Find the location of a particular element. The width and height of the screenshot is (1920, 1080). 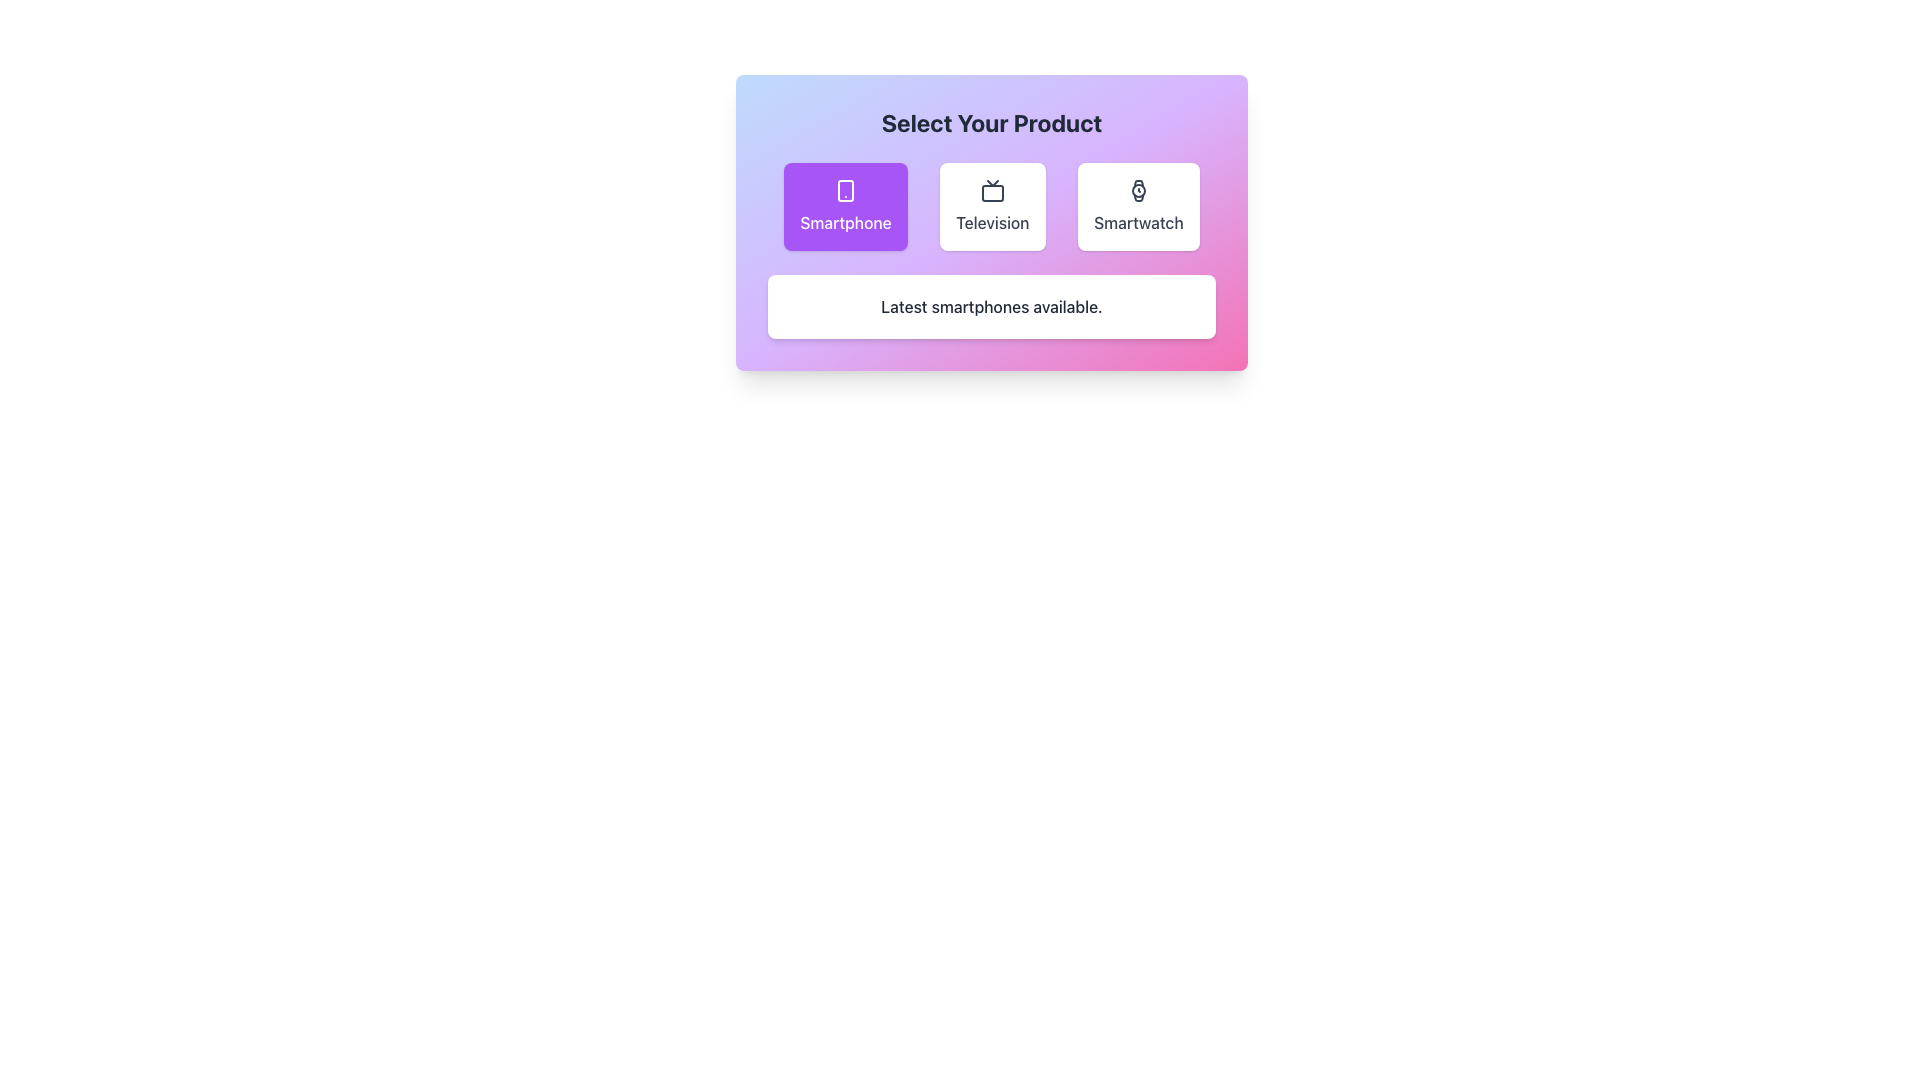

the leftmost button in a row of three that serves as a selectable option for choosing the 'Smartphone' product is located at coordinates (845, 207).